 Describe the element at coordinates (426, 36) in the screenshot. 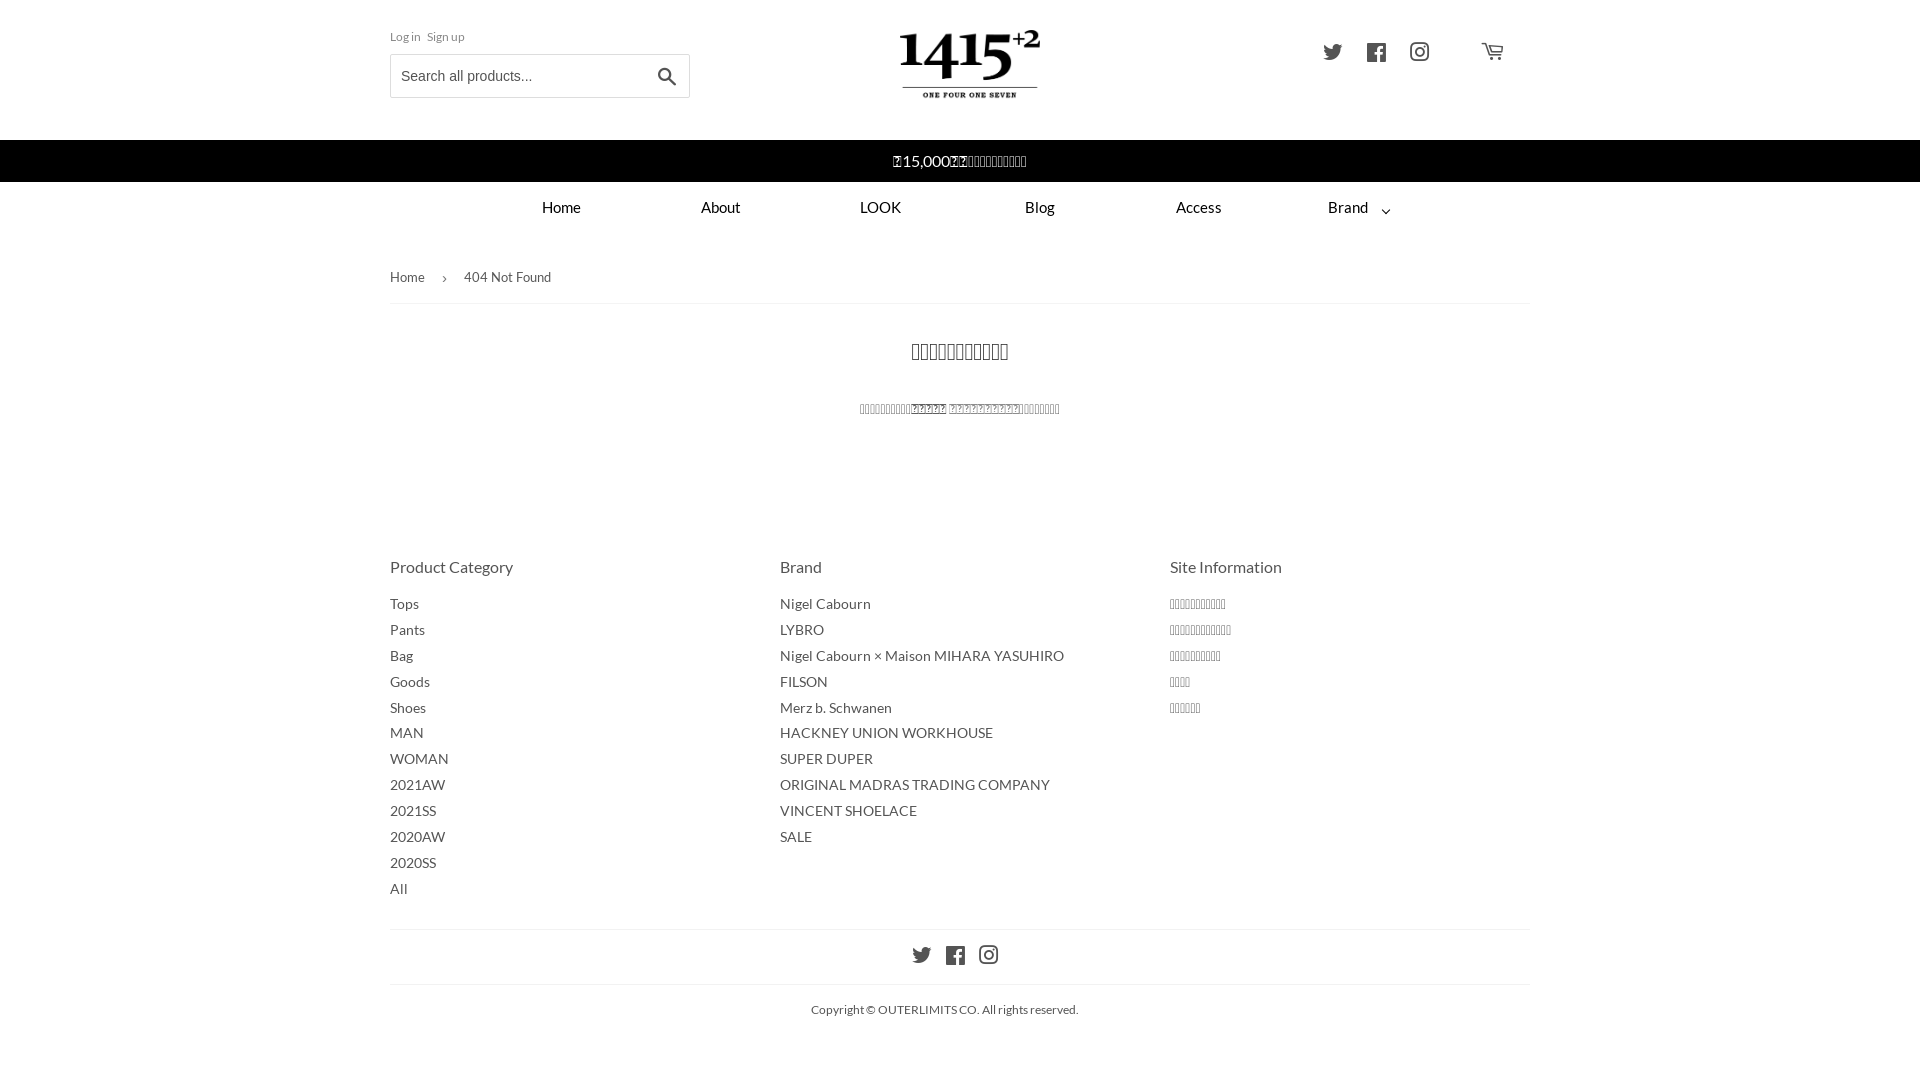

I see `'Sign up'` at that location.